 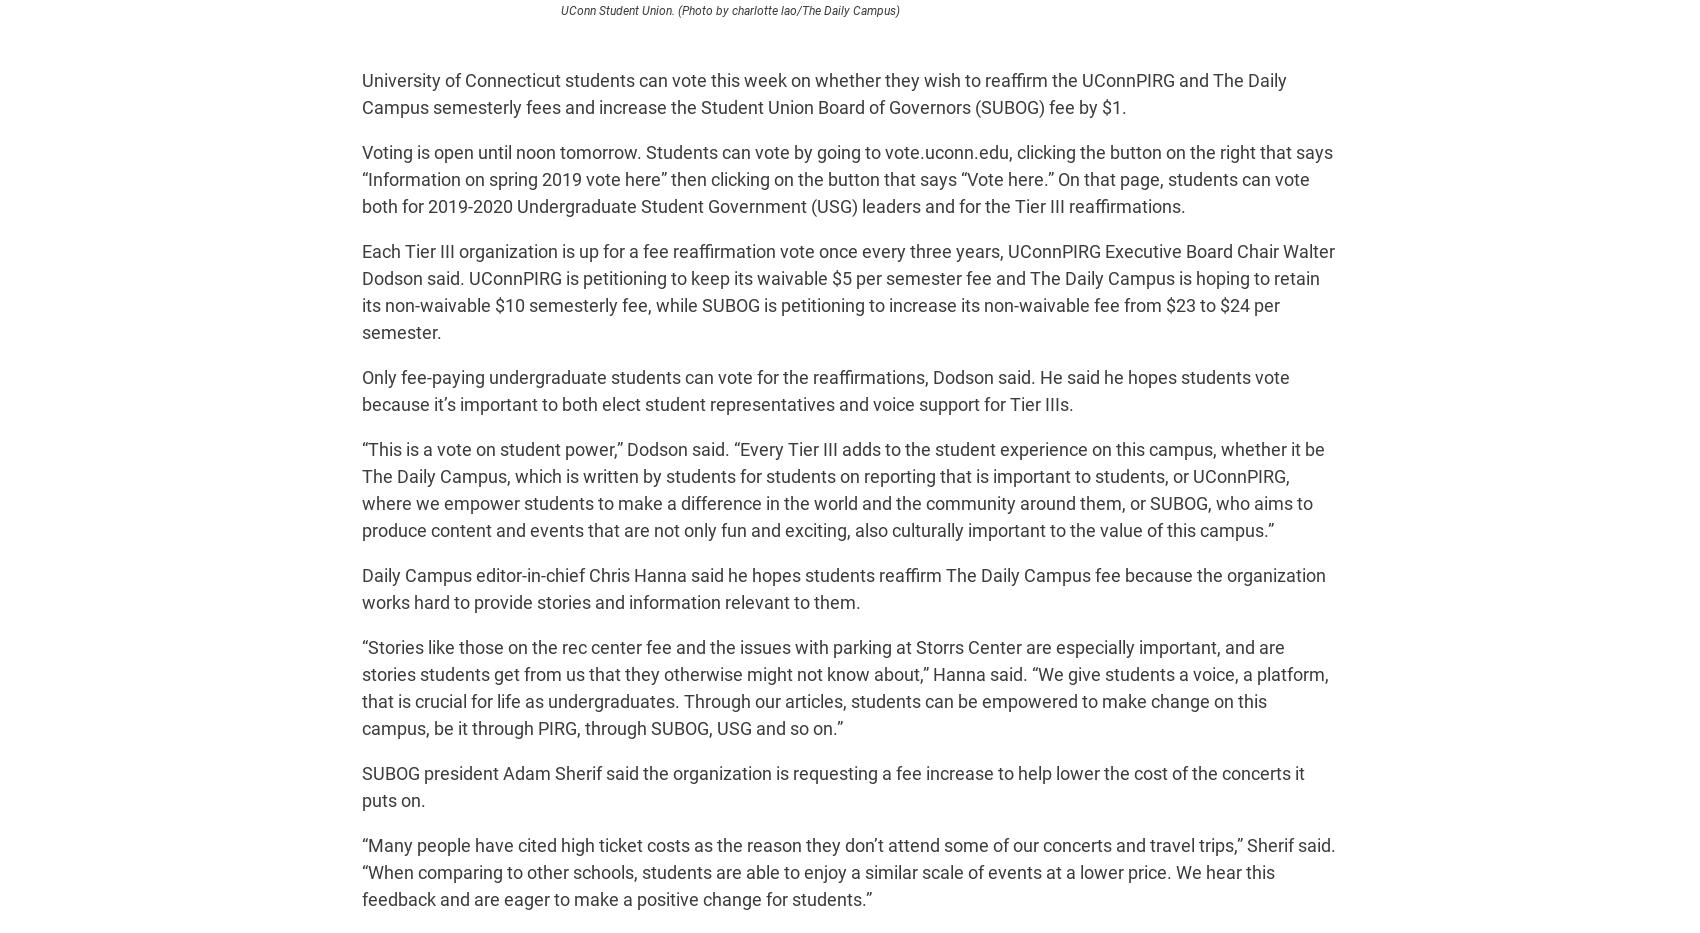 I want to click on '“This is a vote on student power,” Dodson said. “Every Tier III adds to the student experience on this campus, whether it be The Daily Campus, which is written by students for students on reporting that is important to students, or UConnPIRG, where we empower students to make a difference in the world and the community around them, or SUBOG, who aims to produce content and events that are not only fun and exciting, also culturally important to the value of this campus.”', so click(x=360, y=490).